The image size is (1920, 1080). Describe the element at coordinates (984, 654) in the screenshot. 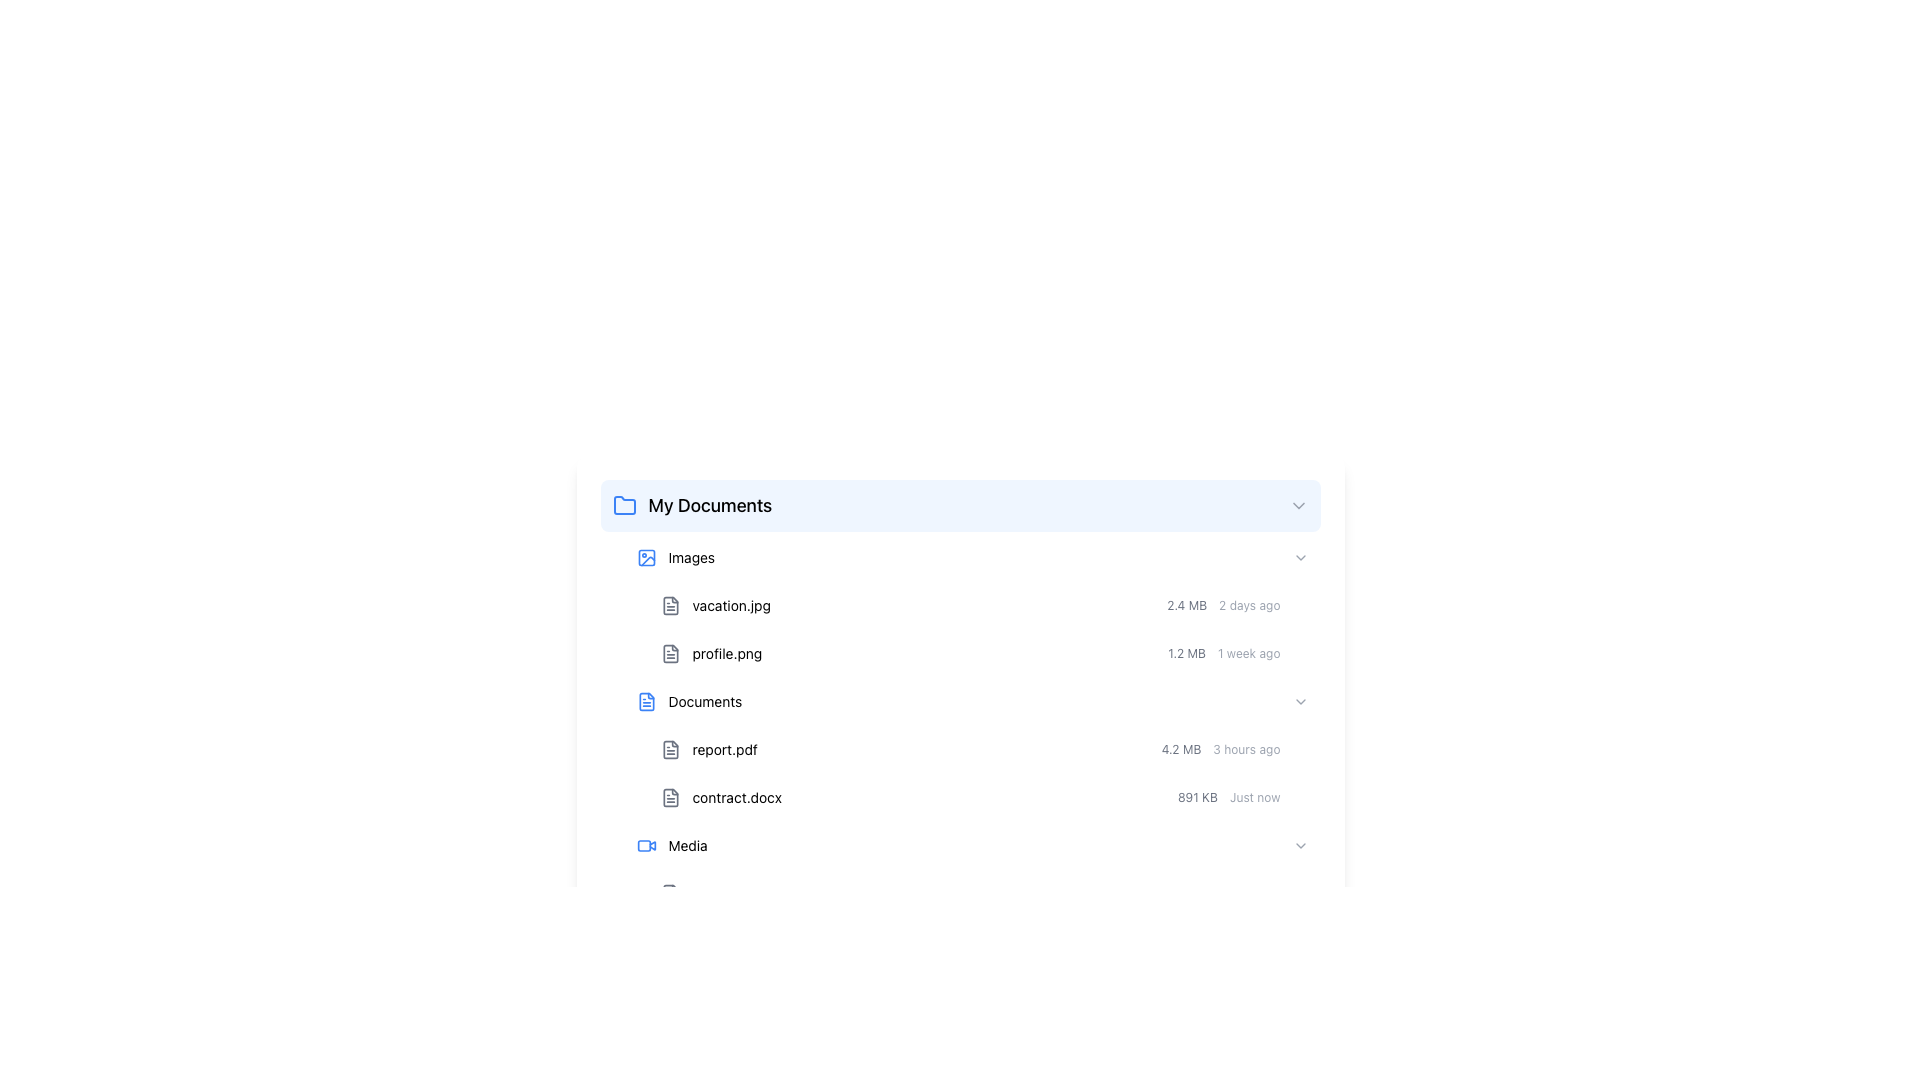

I see `the 'profile.png' file item` at that location.